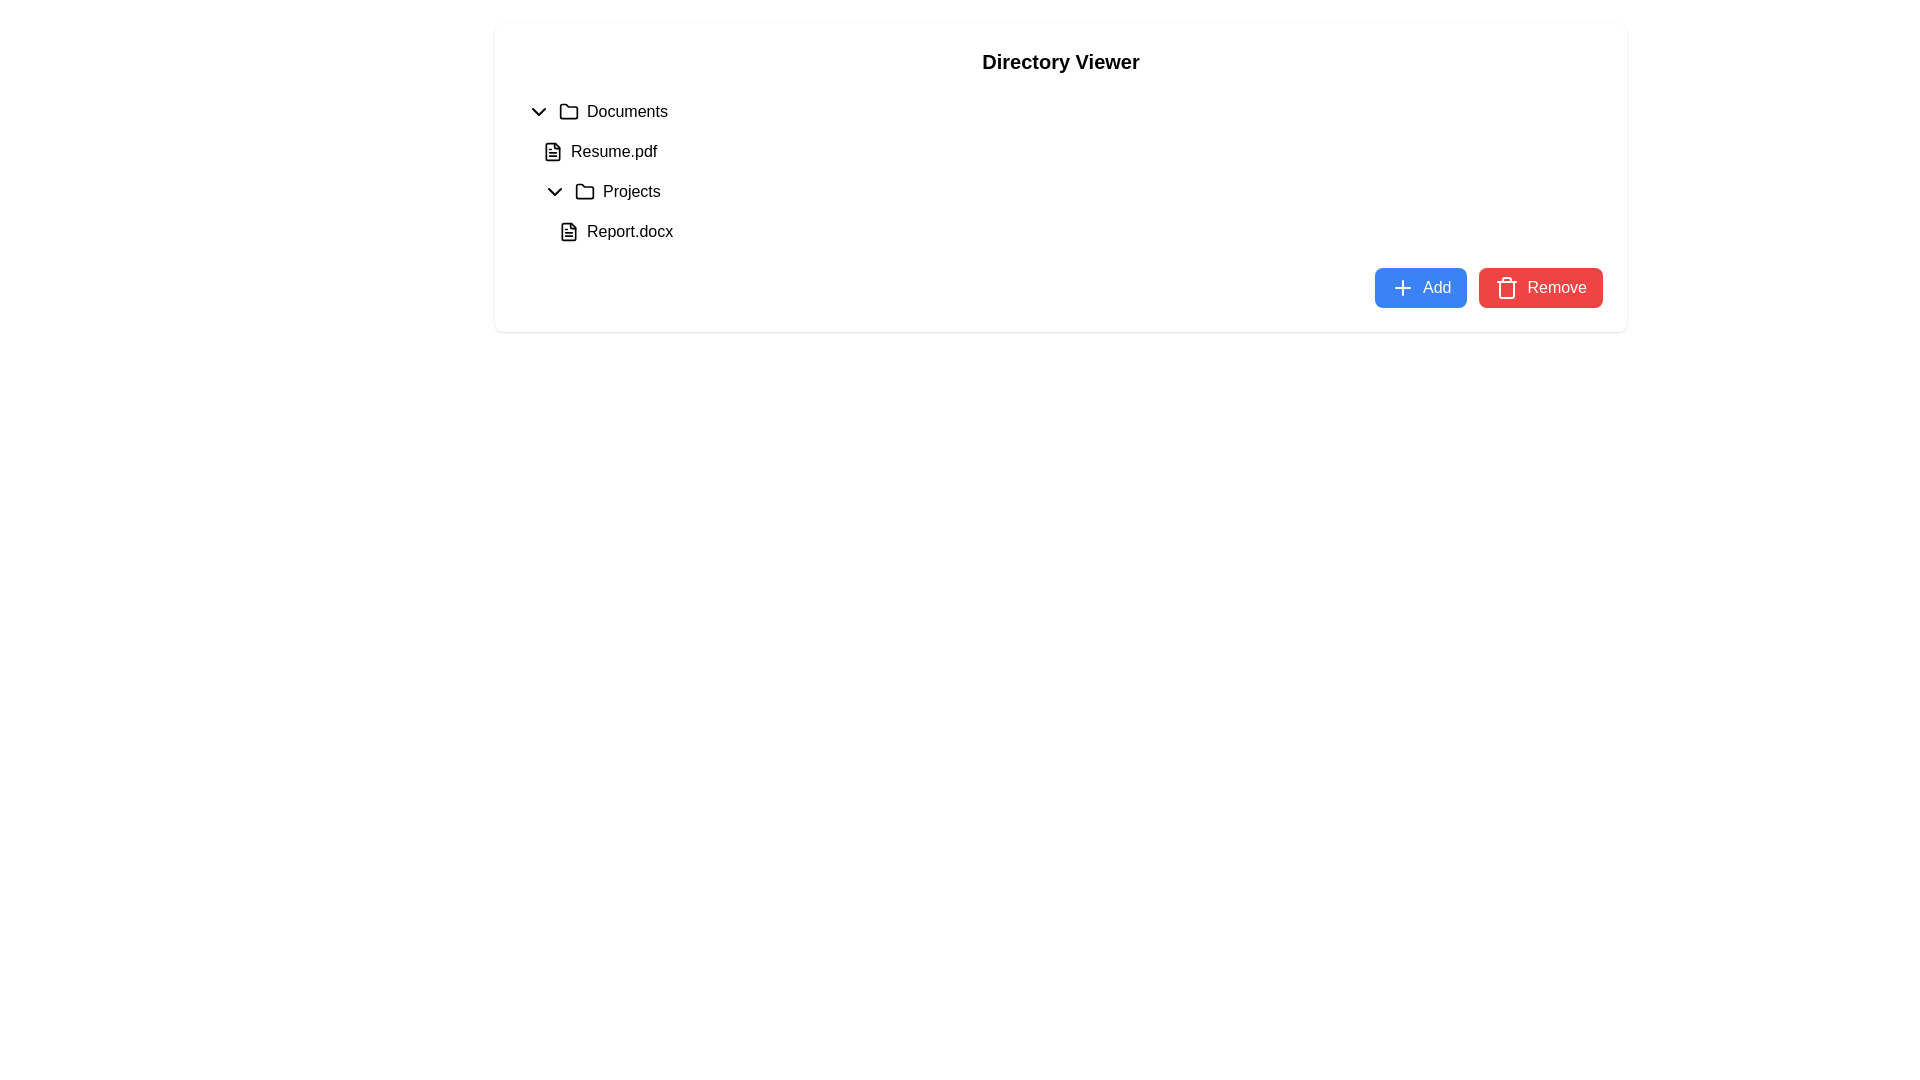 This screenshot has height=1080, width=1920. What do you see at coordinates (629, 230) in the screenshot?
I see `the text label for the file 'Report.docx' under the 'Projects' folder` at bounding box center [629, 230].